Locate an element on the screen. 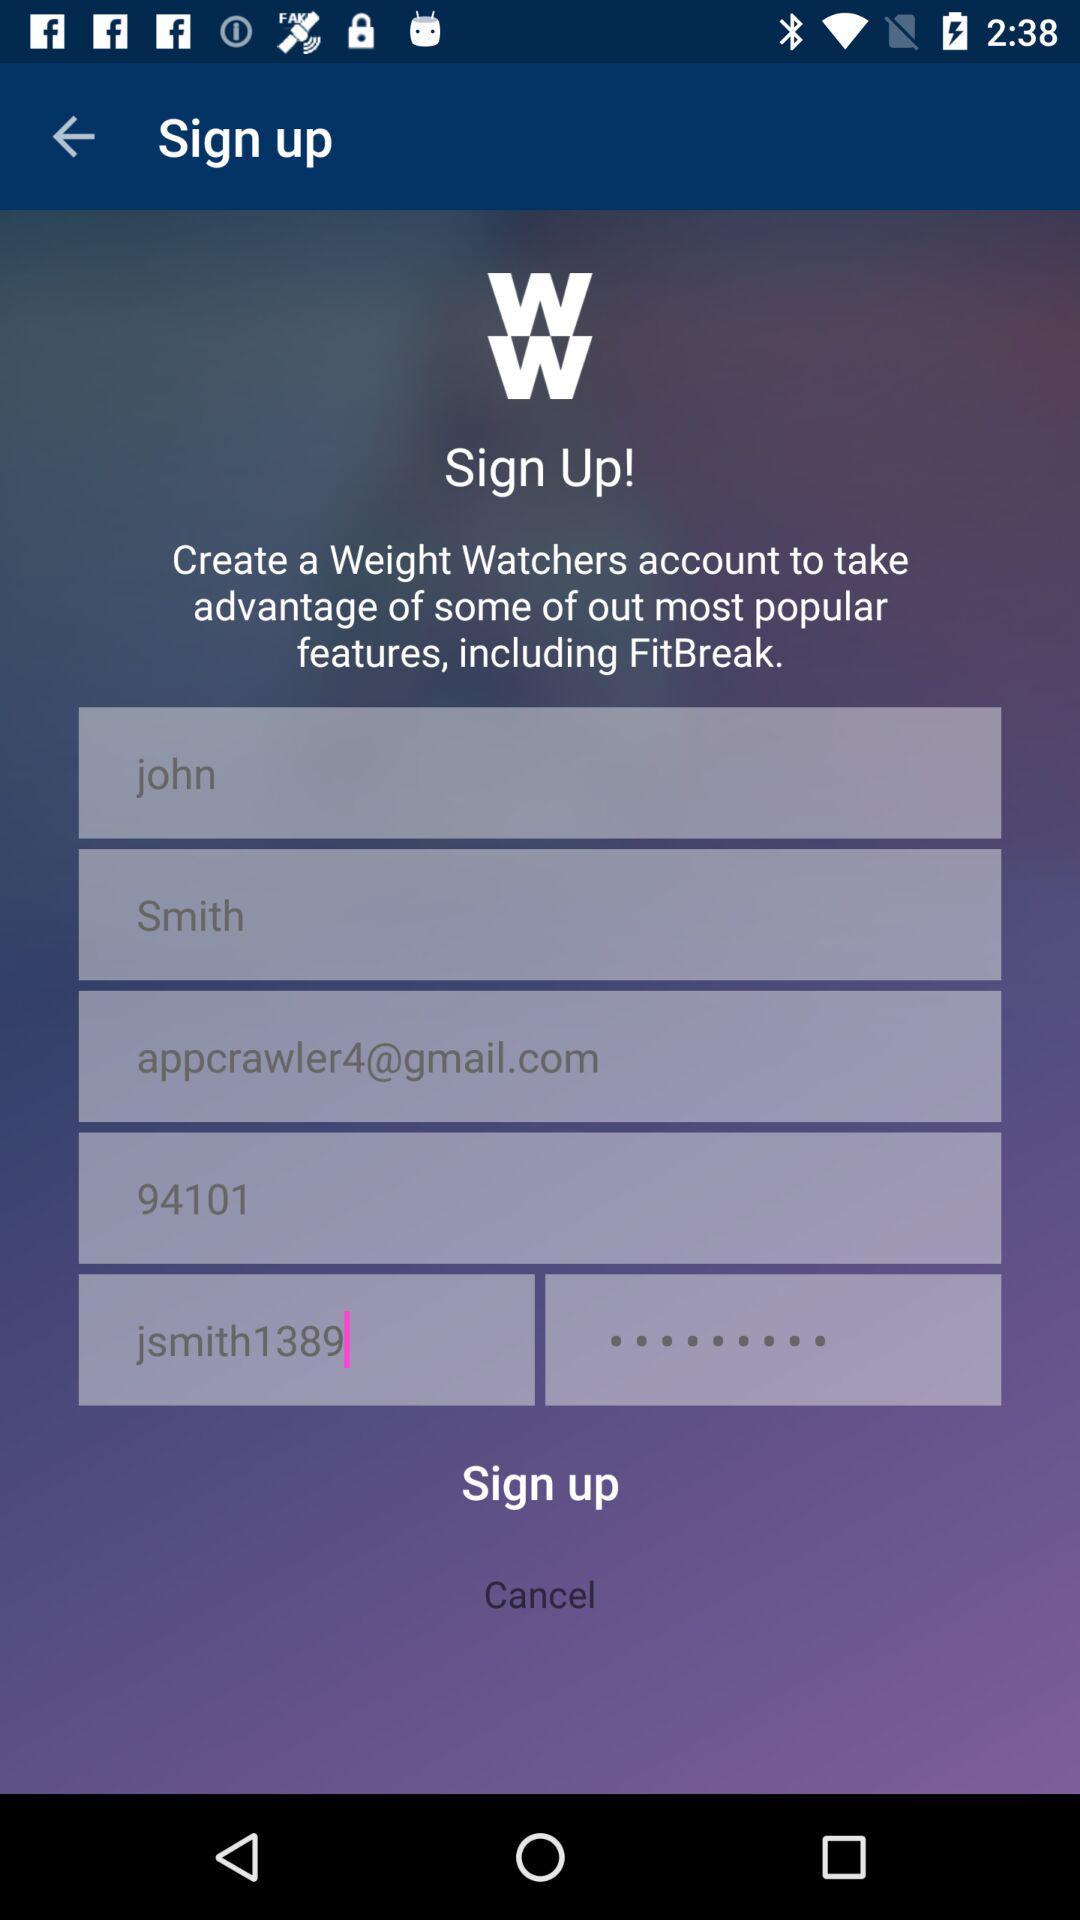 This screenshot has height=1920, width=1080. the jsmith1389 icon is located at coordinates (306, 1339).